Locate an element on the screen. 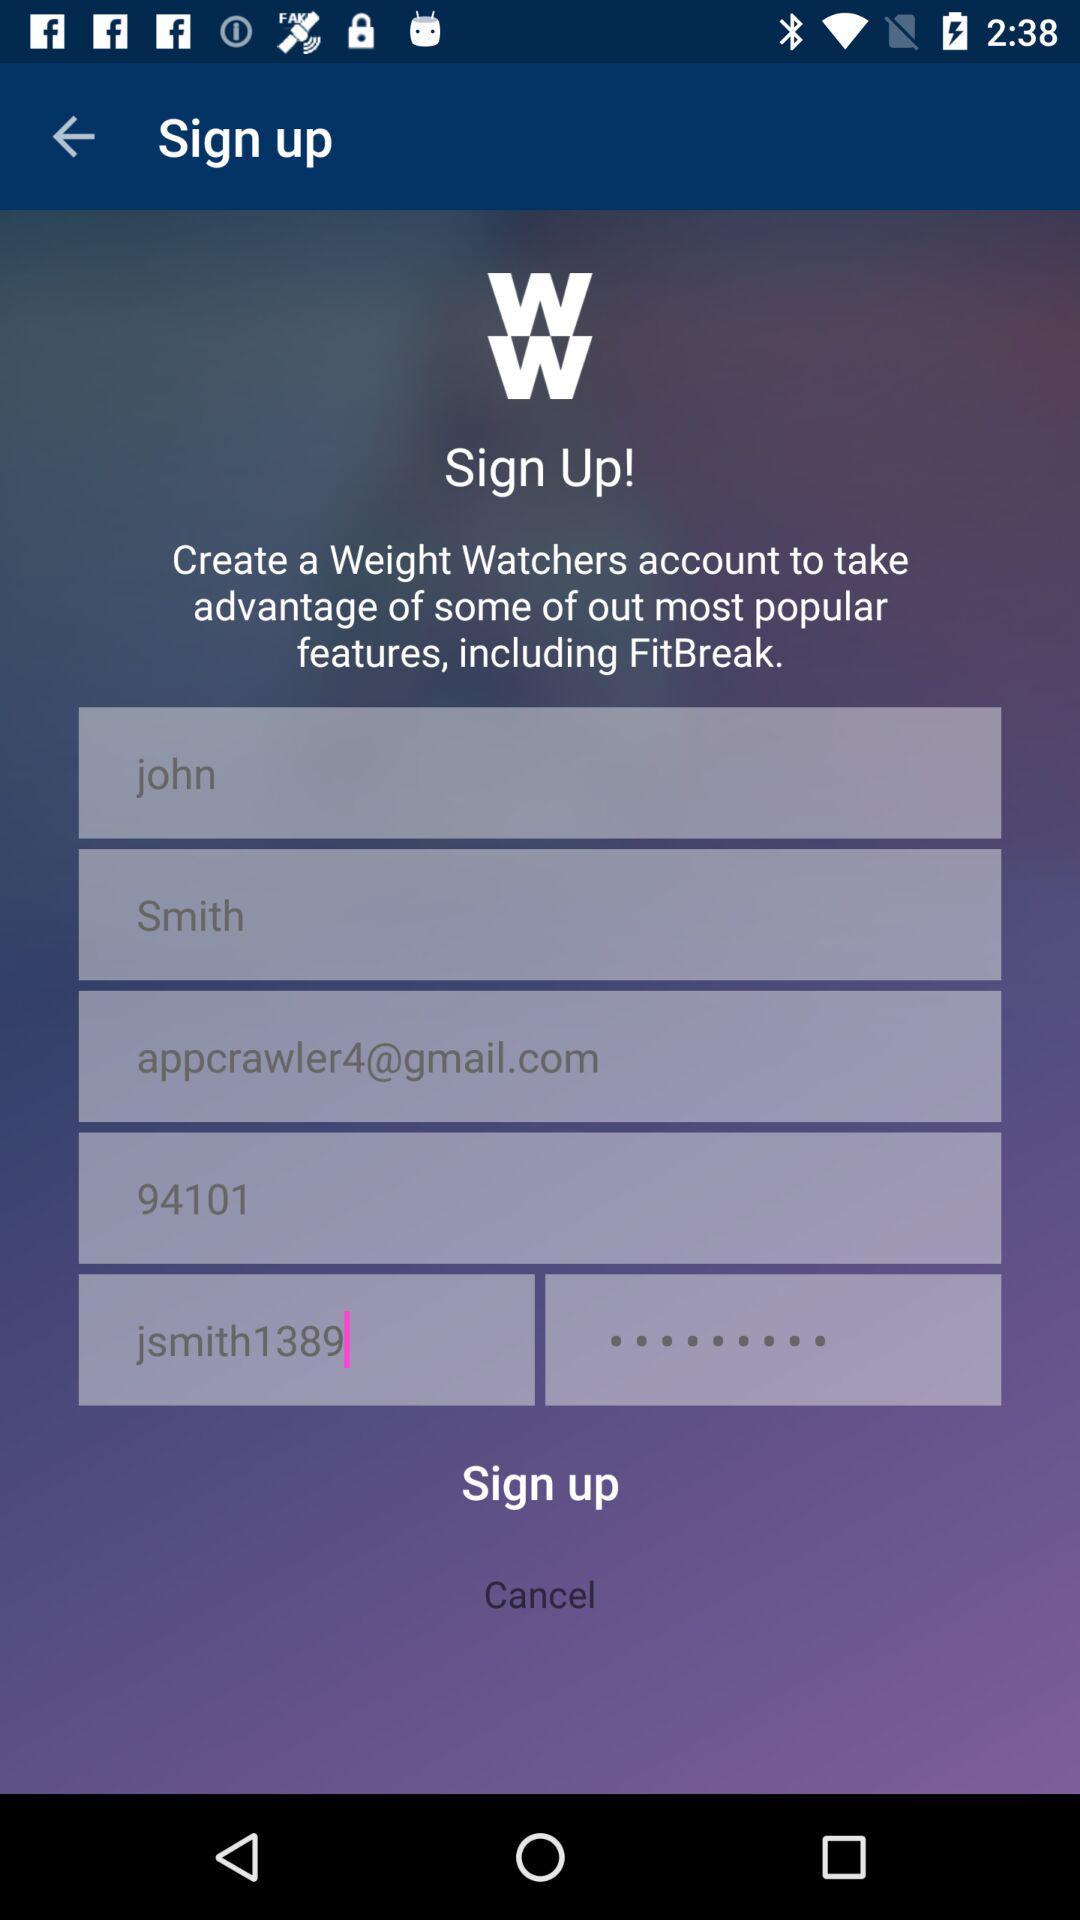 This screenshot has height=1920, width=1080. the jsmith1389 icon is located at coordinates (306, 1339).